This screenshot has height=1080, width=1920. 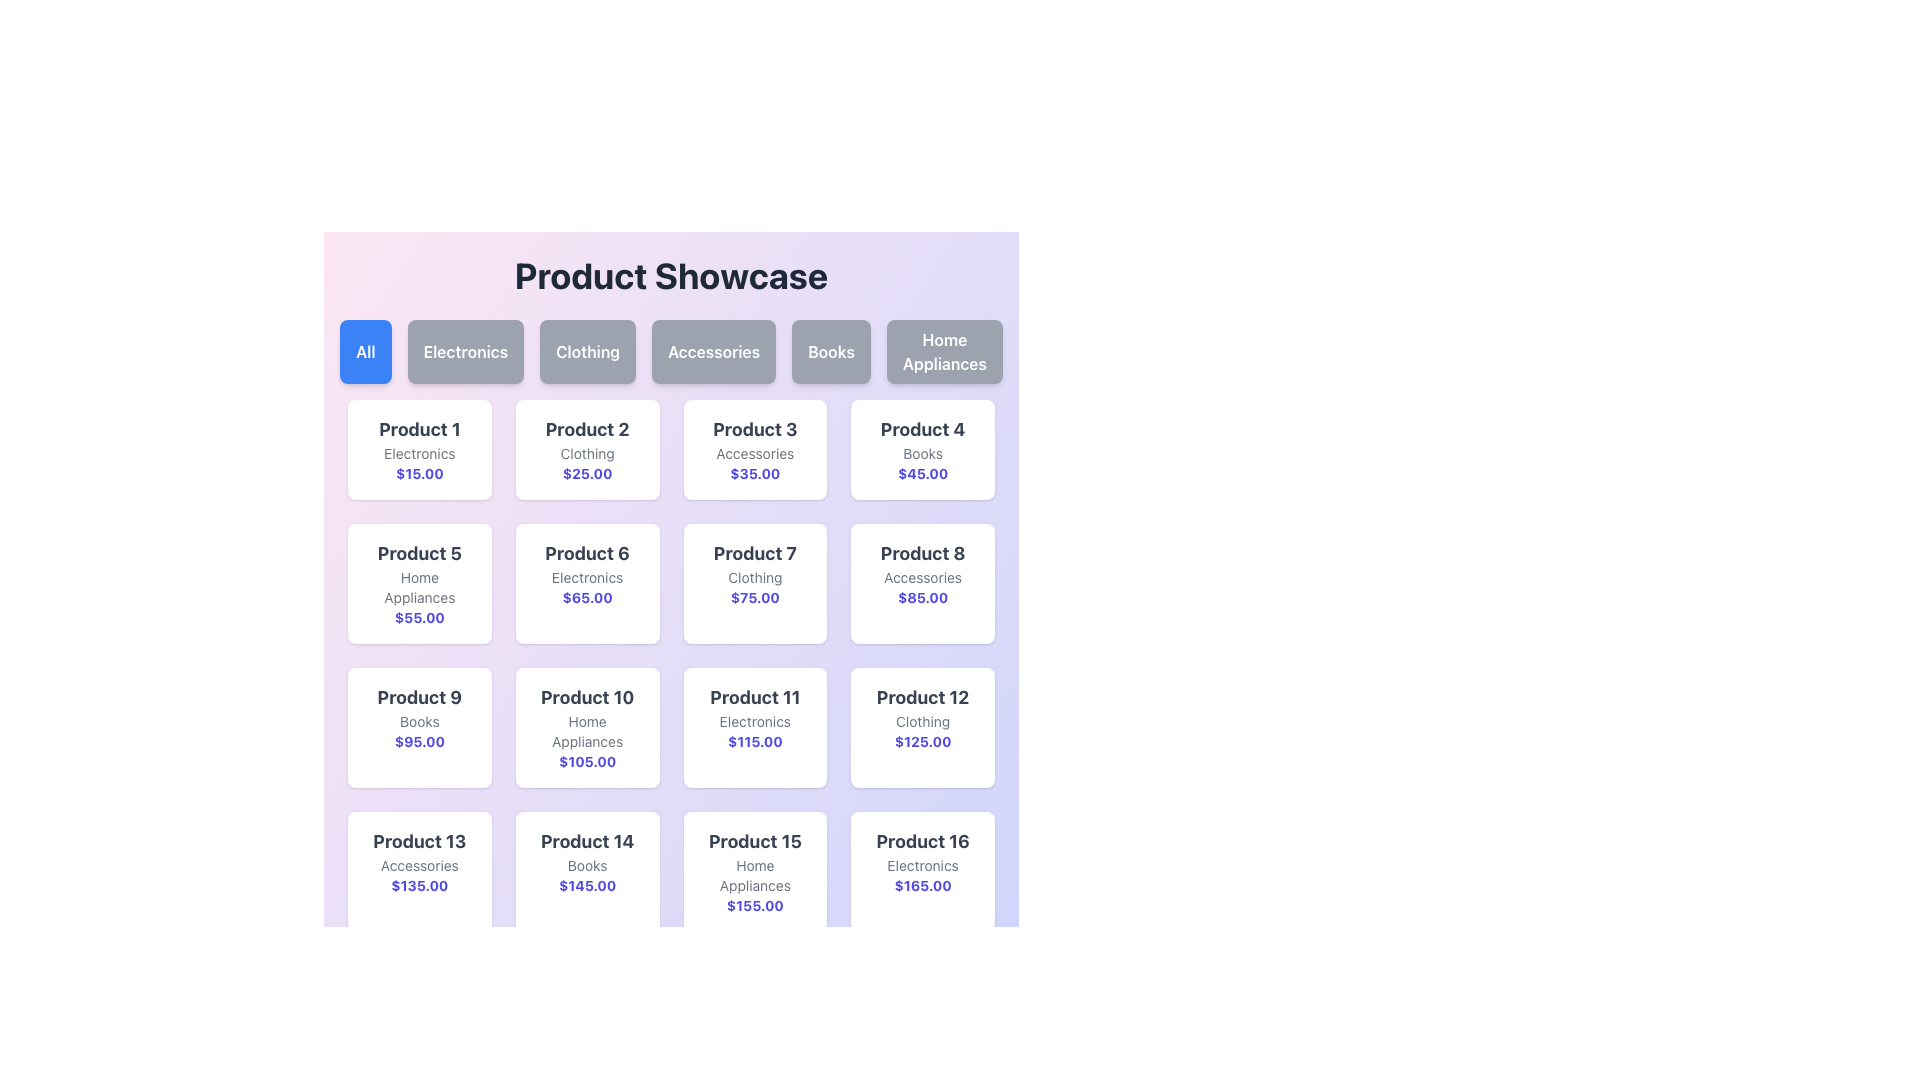 What do you see at coordinates (922, 450) in the screenshot?
I see `the product listing card located in the top-right corner of the grid layout, specifically in the first row and fourth column` at bounding box center [922, 450].